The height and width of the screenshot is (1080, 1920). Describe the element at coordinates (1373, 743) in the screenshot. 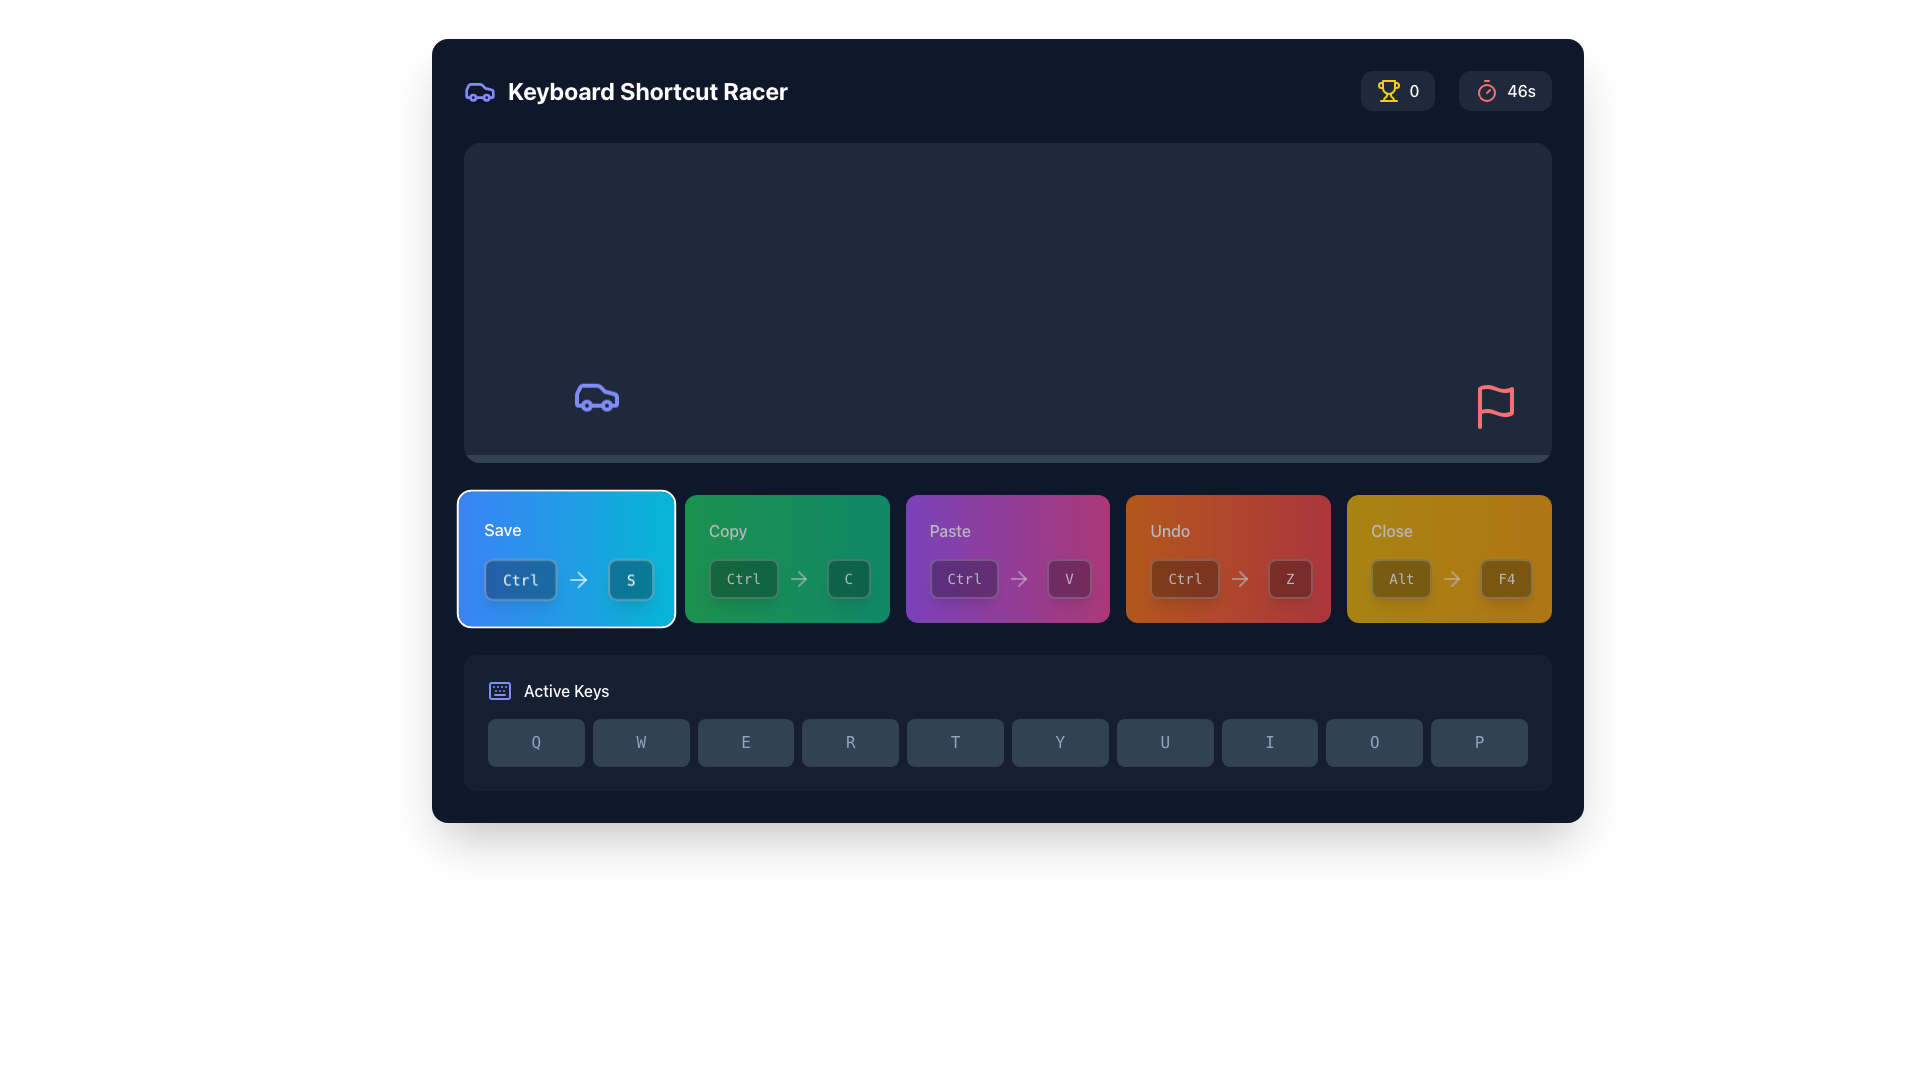

I see `the button labeled 'O' which is the ninth button from the left in a horizontal row of key-like buttons at the bottom of the interface to trigger hover effects` at that location.